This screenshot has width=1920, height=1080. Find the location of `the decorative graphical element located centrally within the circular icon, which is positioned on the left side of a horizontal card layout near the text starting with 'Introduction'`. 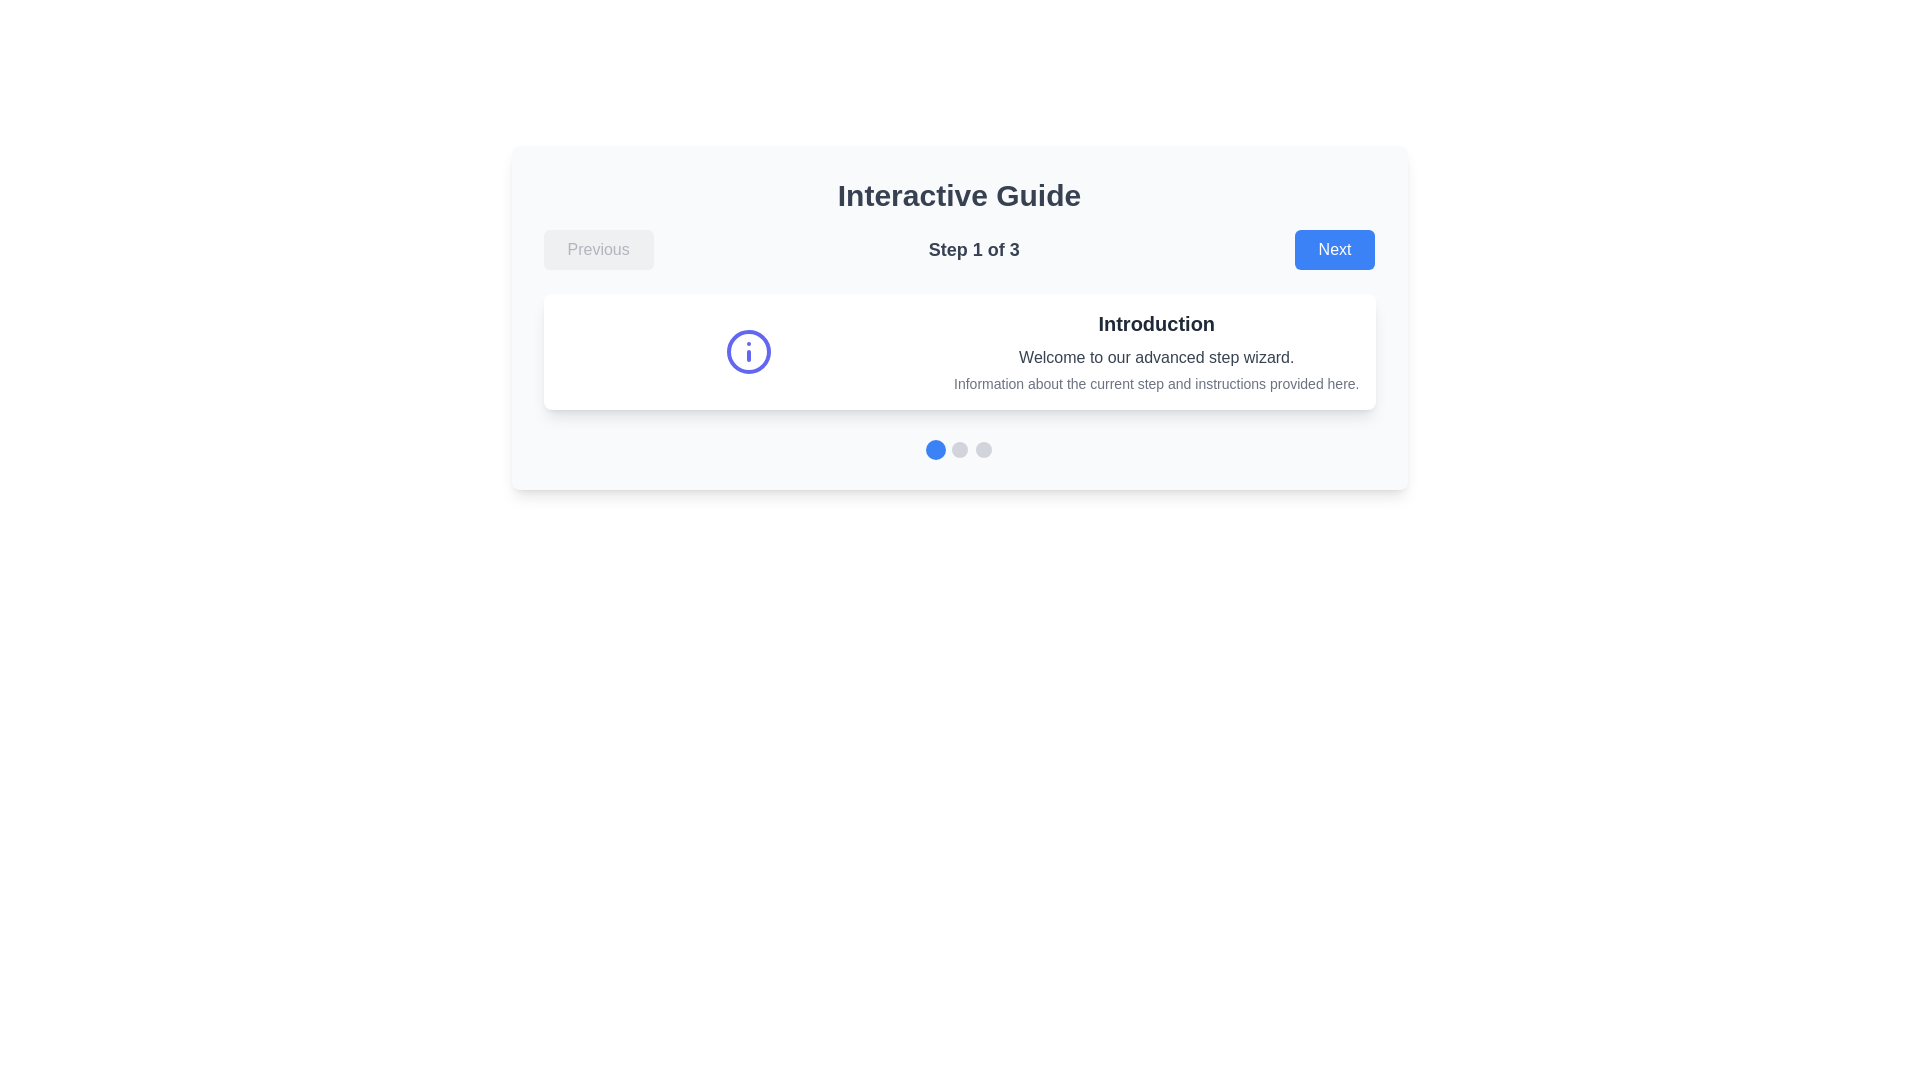

the decorative graphical element located centrally within the circular icon, which is positioned on the left side of a horizontal card layout near the text starting with 'Introduction' is located at coordinates (747, 350).